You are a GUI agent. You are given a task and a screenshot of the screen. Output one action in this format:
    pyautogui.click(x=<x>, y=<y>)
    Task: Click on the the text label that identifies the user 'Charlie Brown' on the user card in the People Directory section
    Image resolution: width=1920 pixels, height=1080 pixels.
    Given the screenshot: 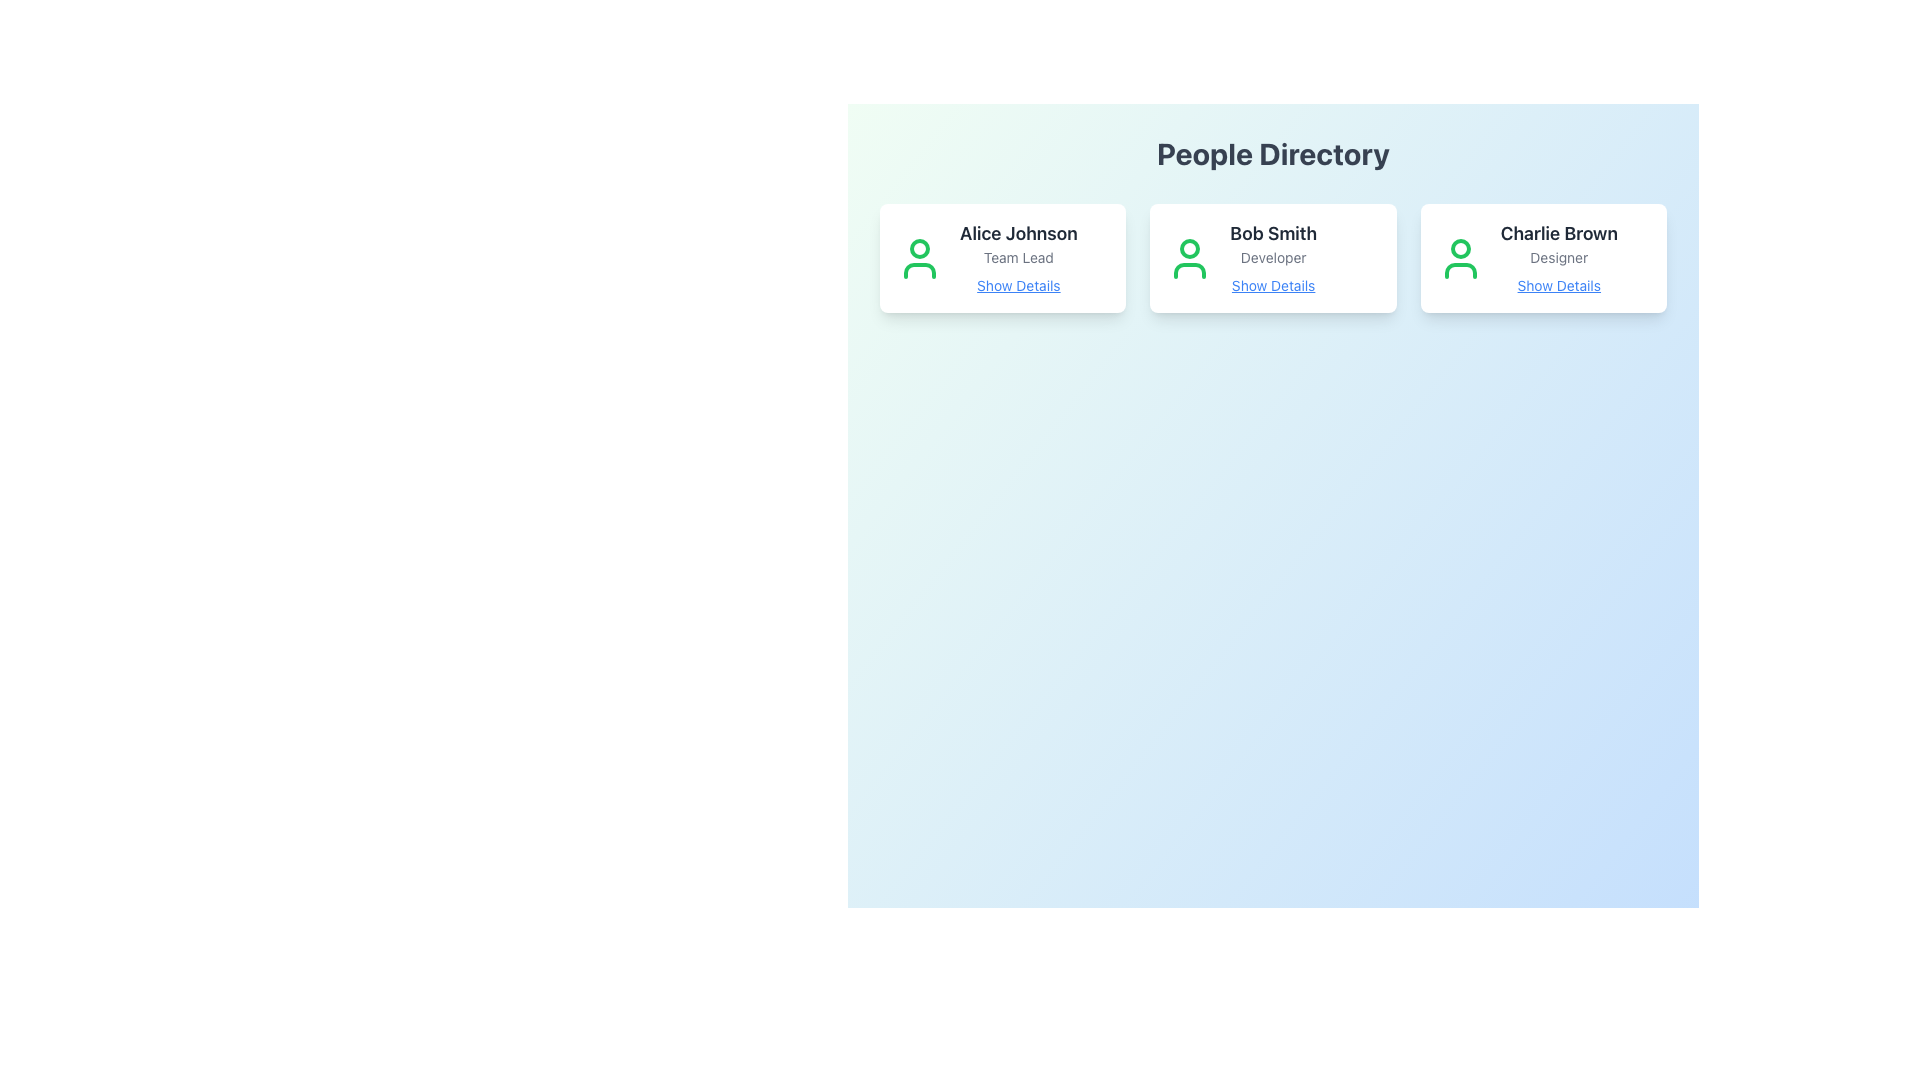 What is the action you would take?
    pyautogui.click(x=1558, y=233)
    